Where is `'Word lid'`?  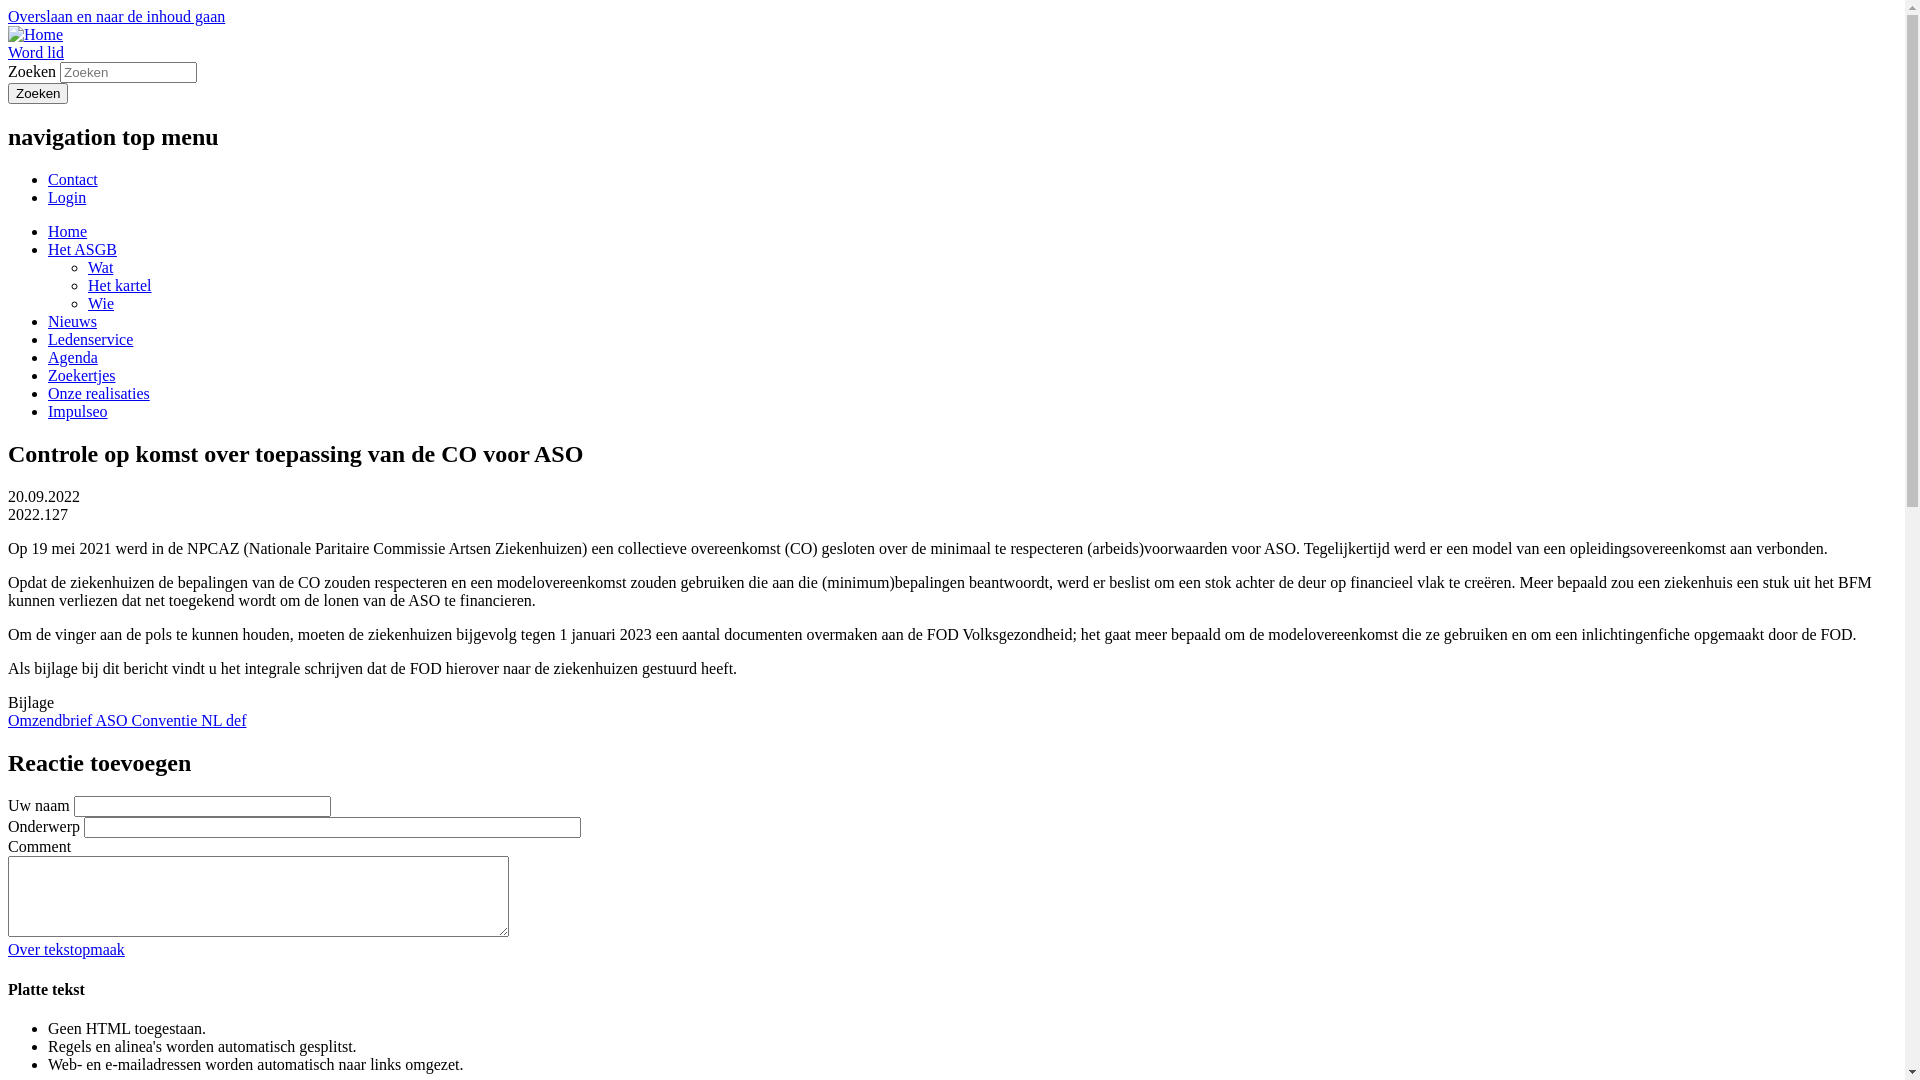 'Word lid' is located at coordinates (35, 51).